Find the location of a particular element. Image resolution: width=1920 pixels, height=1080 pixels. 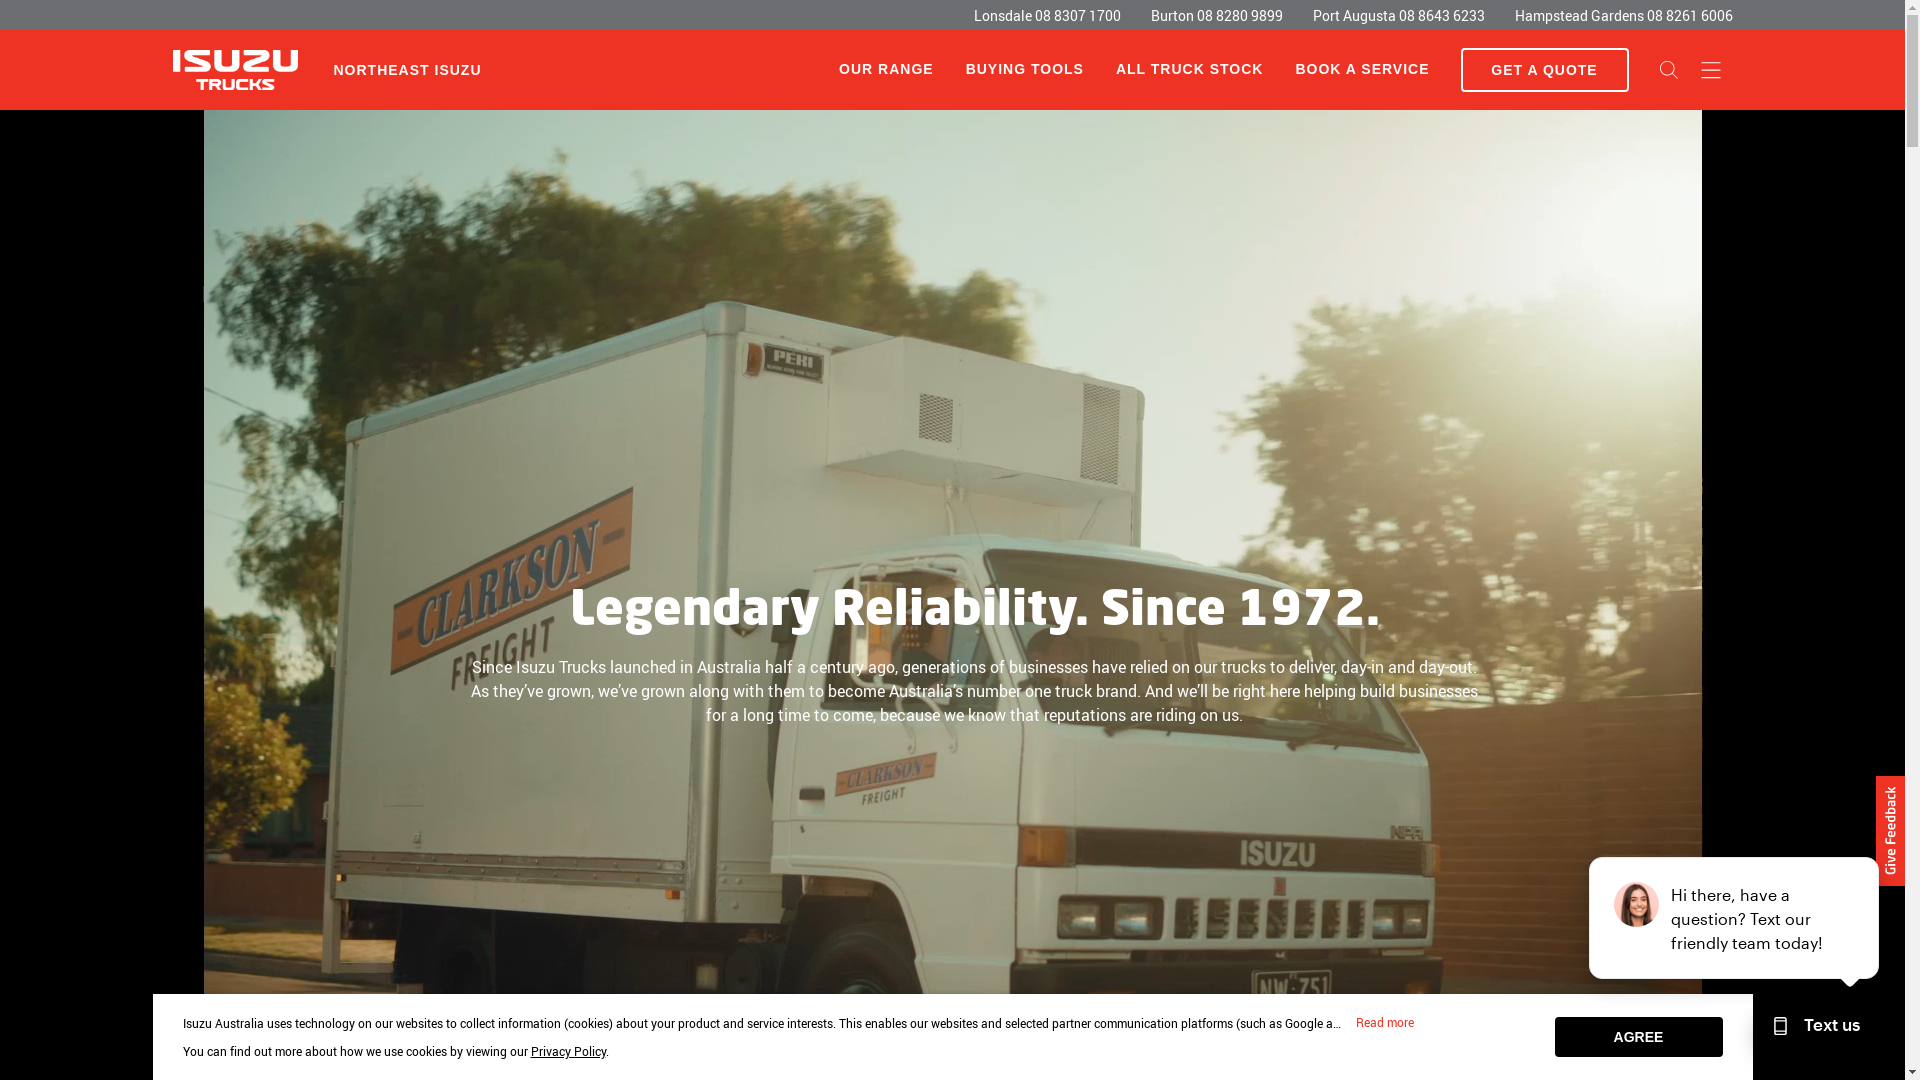

'podium webchat widget prompt' is located at coordinates (1733, 918).